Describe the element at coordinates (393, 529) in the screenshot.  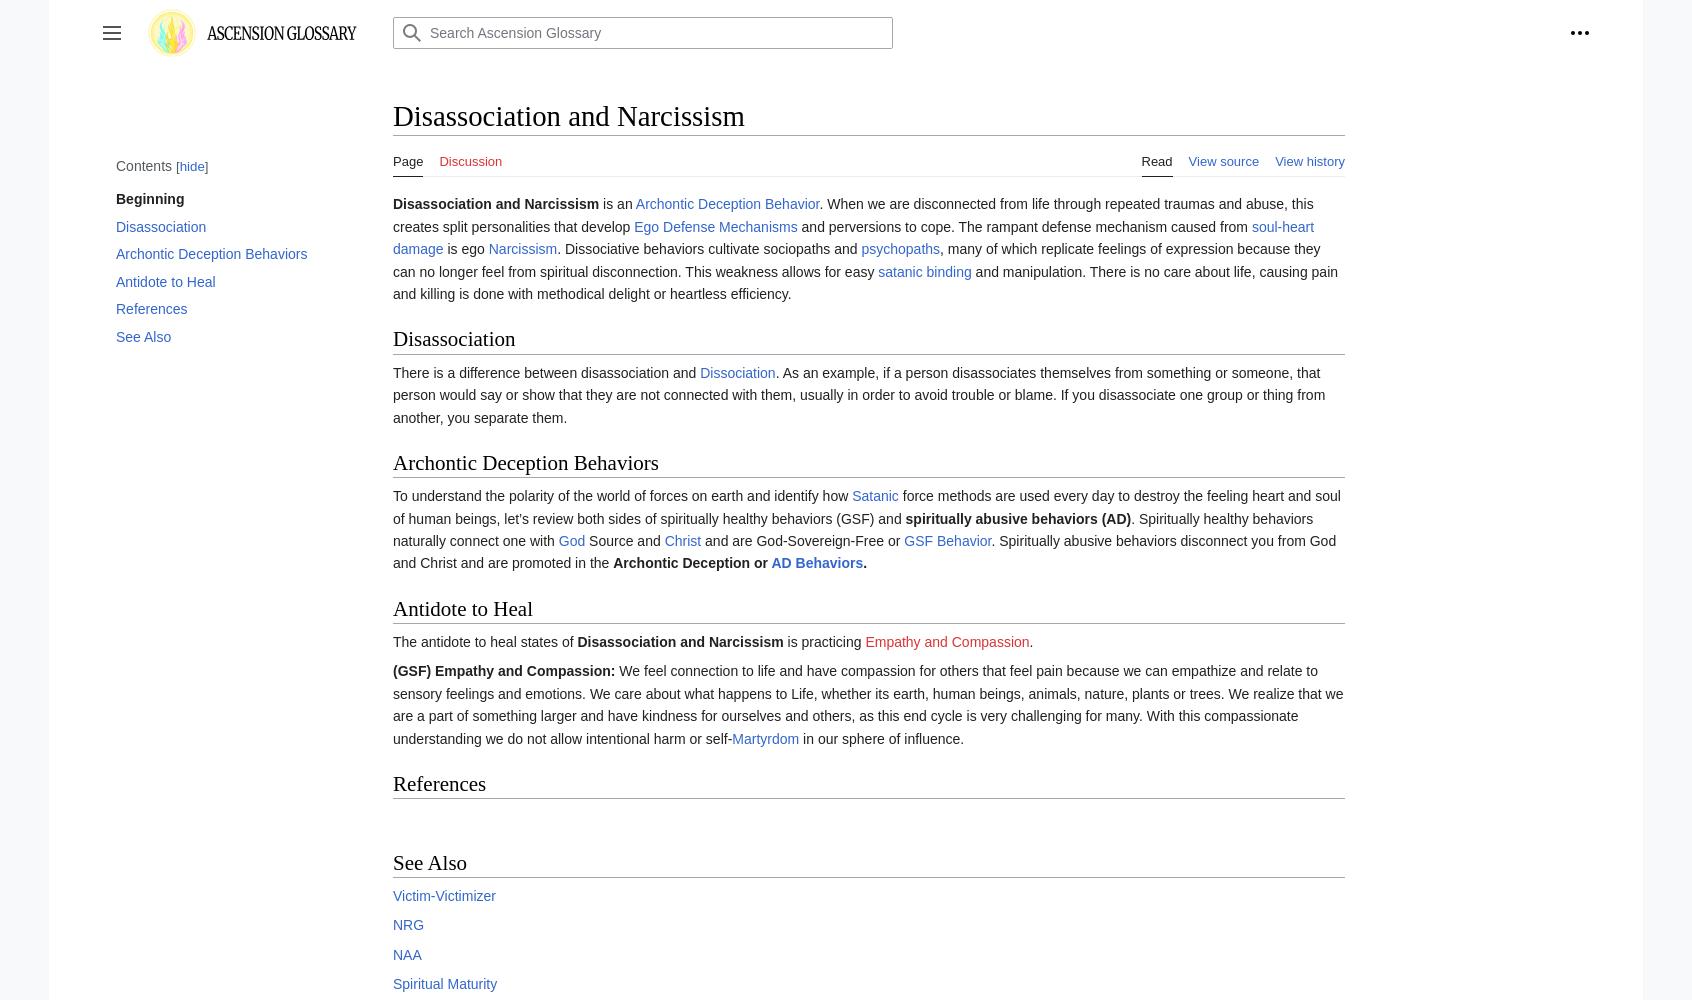
I see `'. Spiritually healthy behaviors naturally connect one with'` at that location.